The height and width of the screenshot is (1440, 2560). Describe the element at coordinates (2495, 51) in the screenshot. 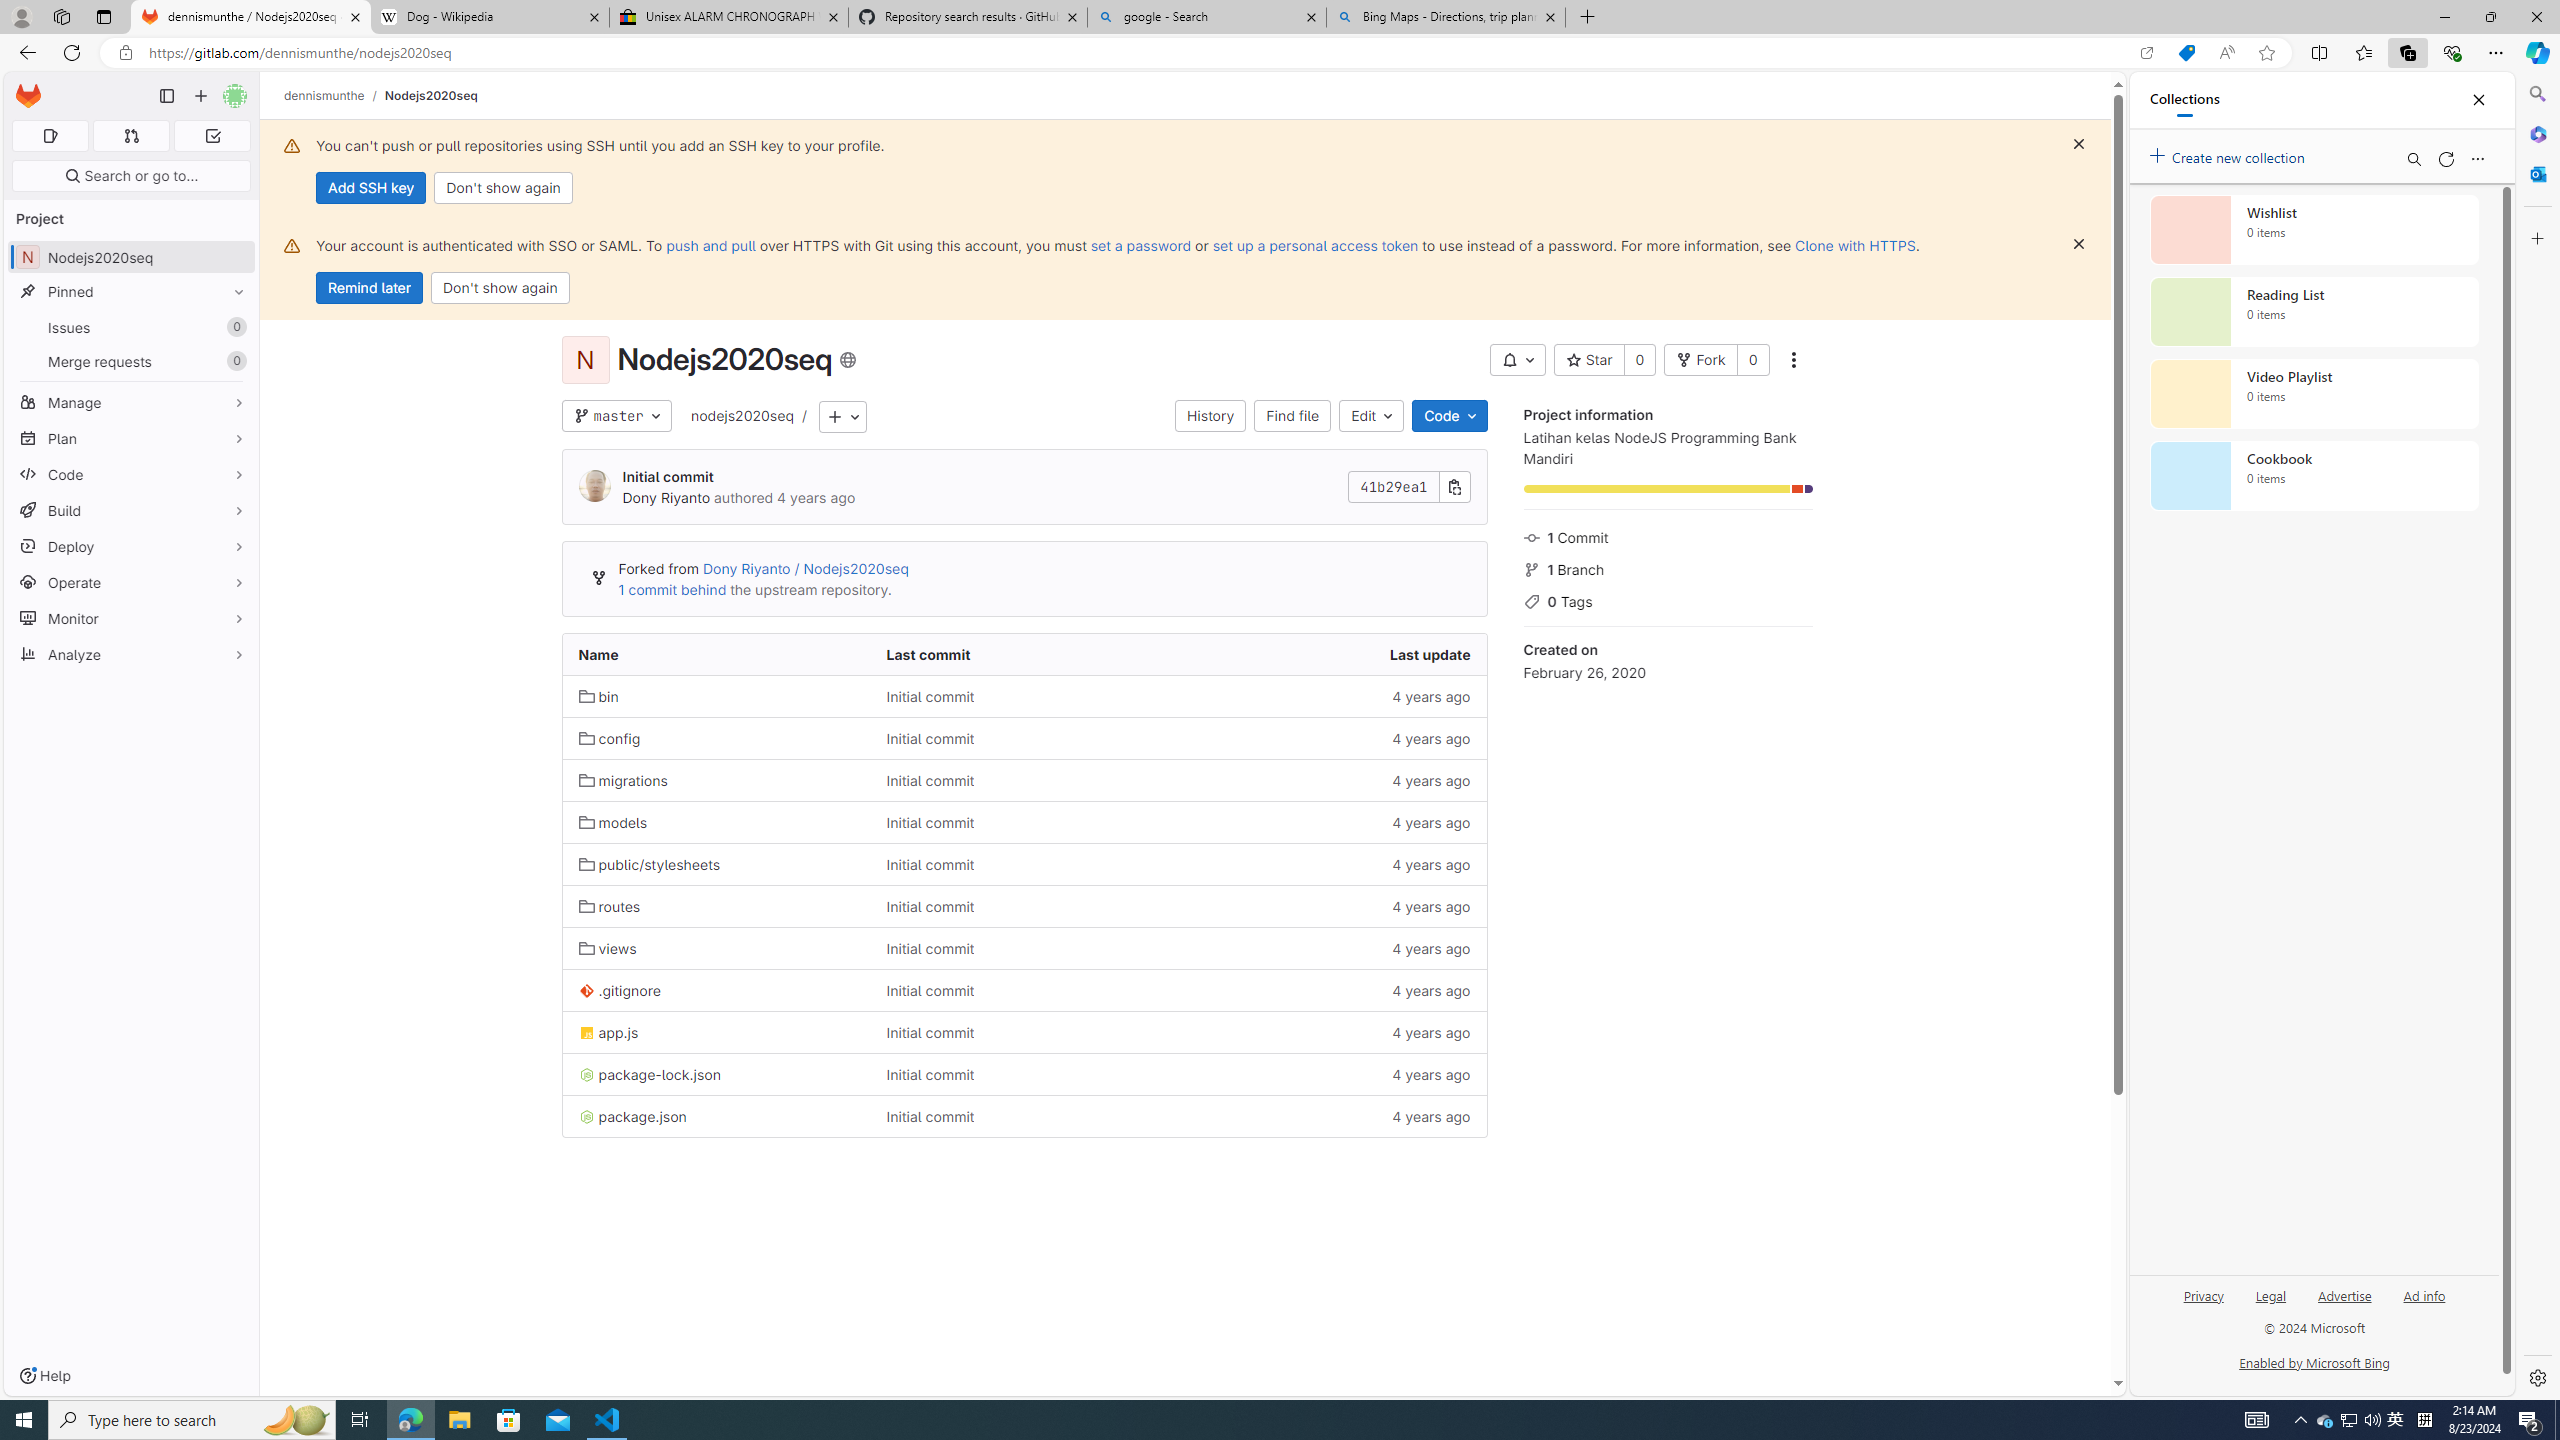

I see `'Settings and more (Alt+F)'` at that location.